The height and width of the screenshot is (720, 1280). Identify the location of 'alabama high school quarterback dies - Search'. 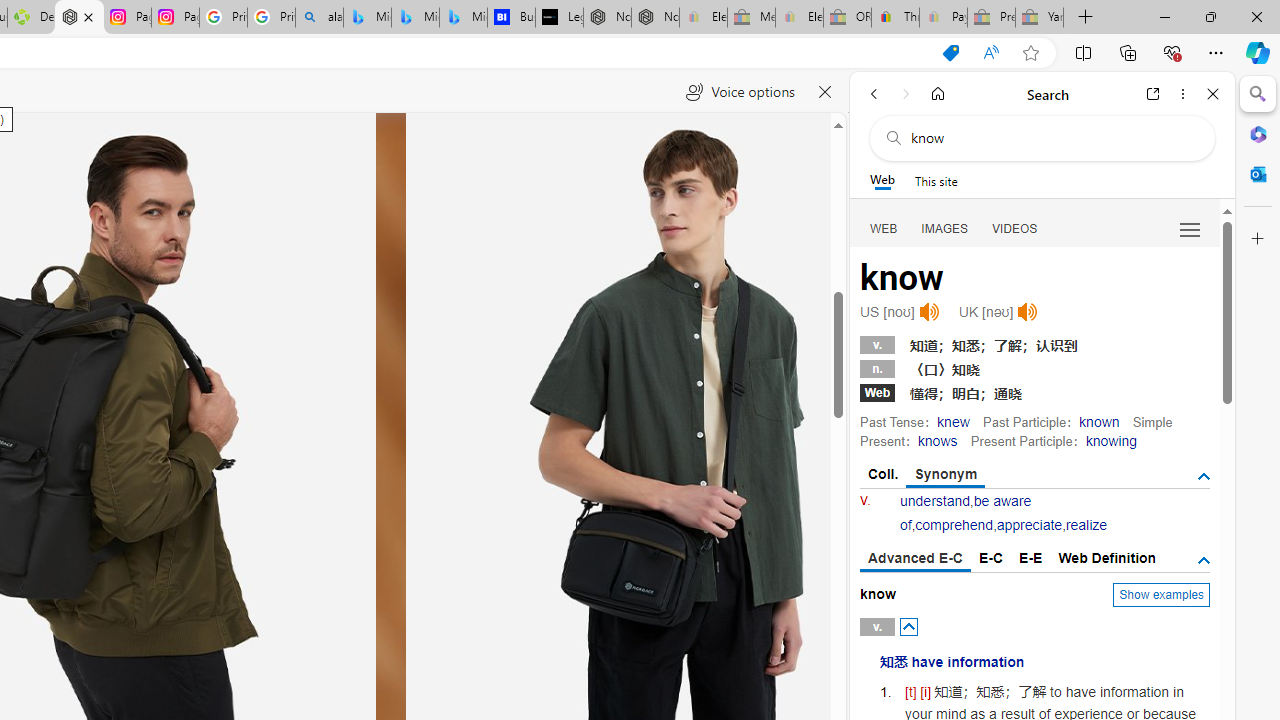
(318, 17).